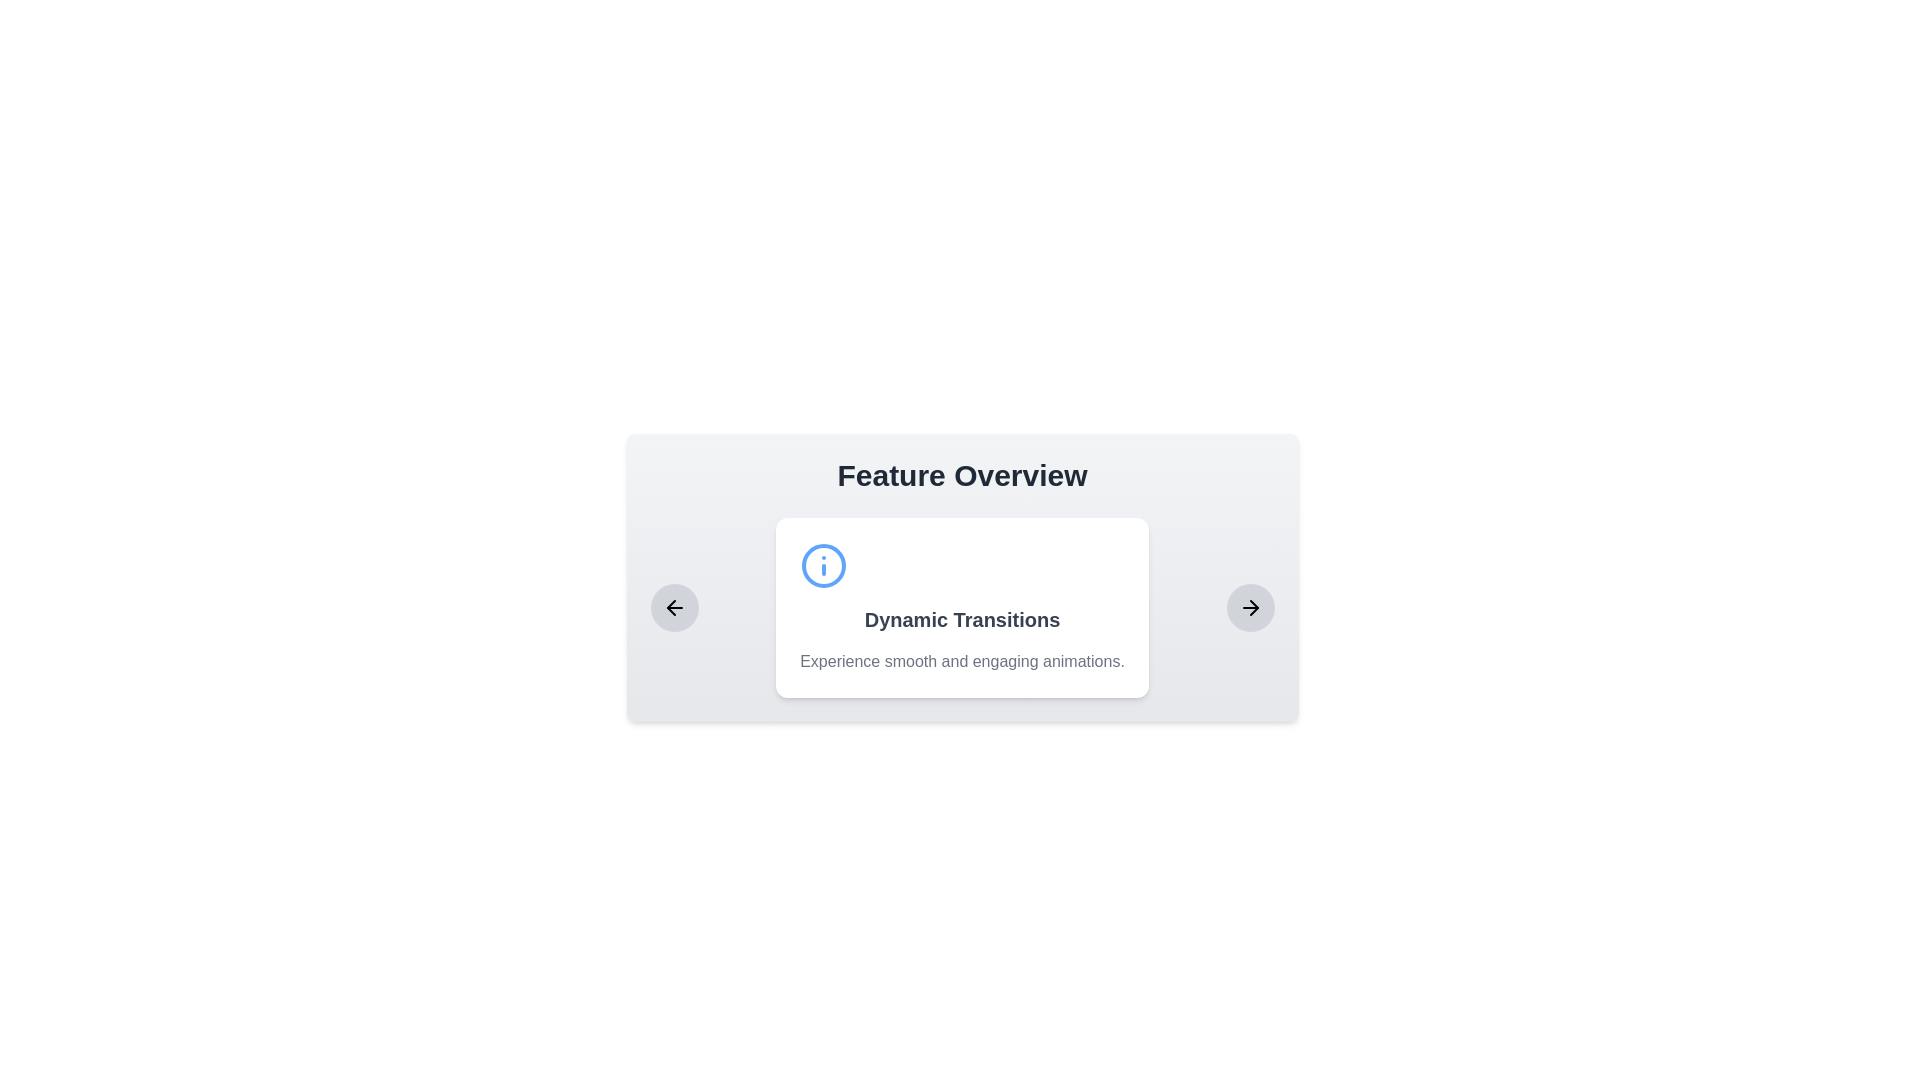 This screenshot has width=1920, height=1080. Describe the element at coordinates (1249, 607) in the screenshot. I see `the arrow icon located within the circular button on the far right of the feature overview card` at that location.